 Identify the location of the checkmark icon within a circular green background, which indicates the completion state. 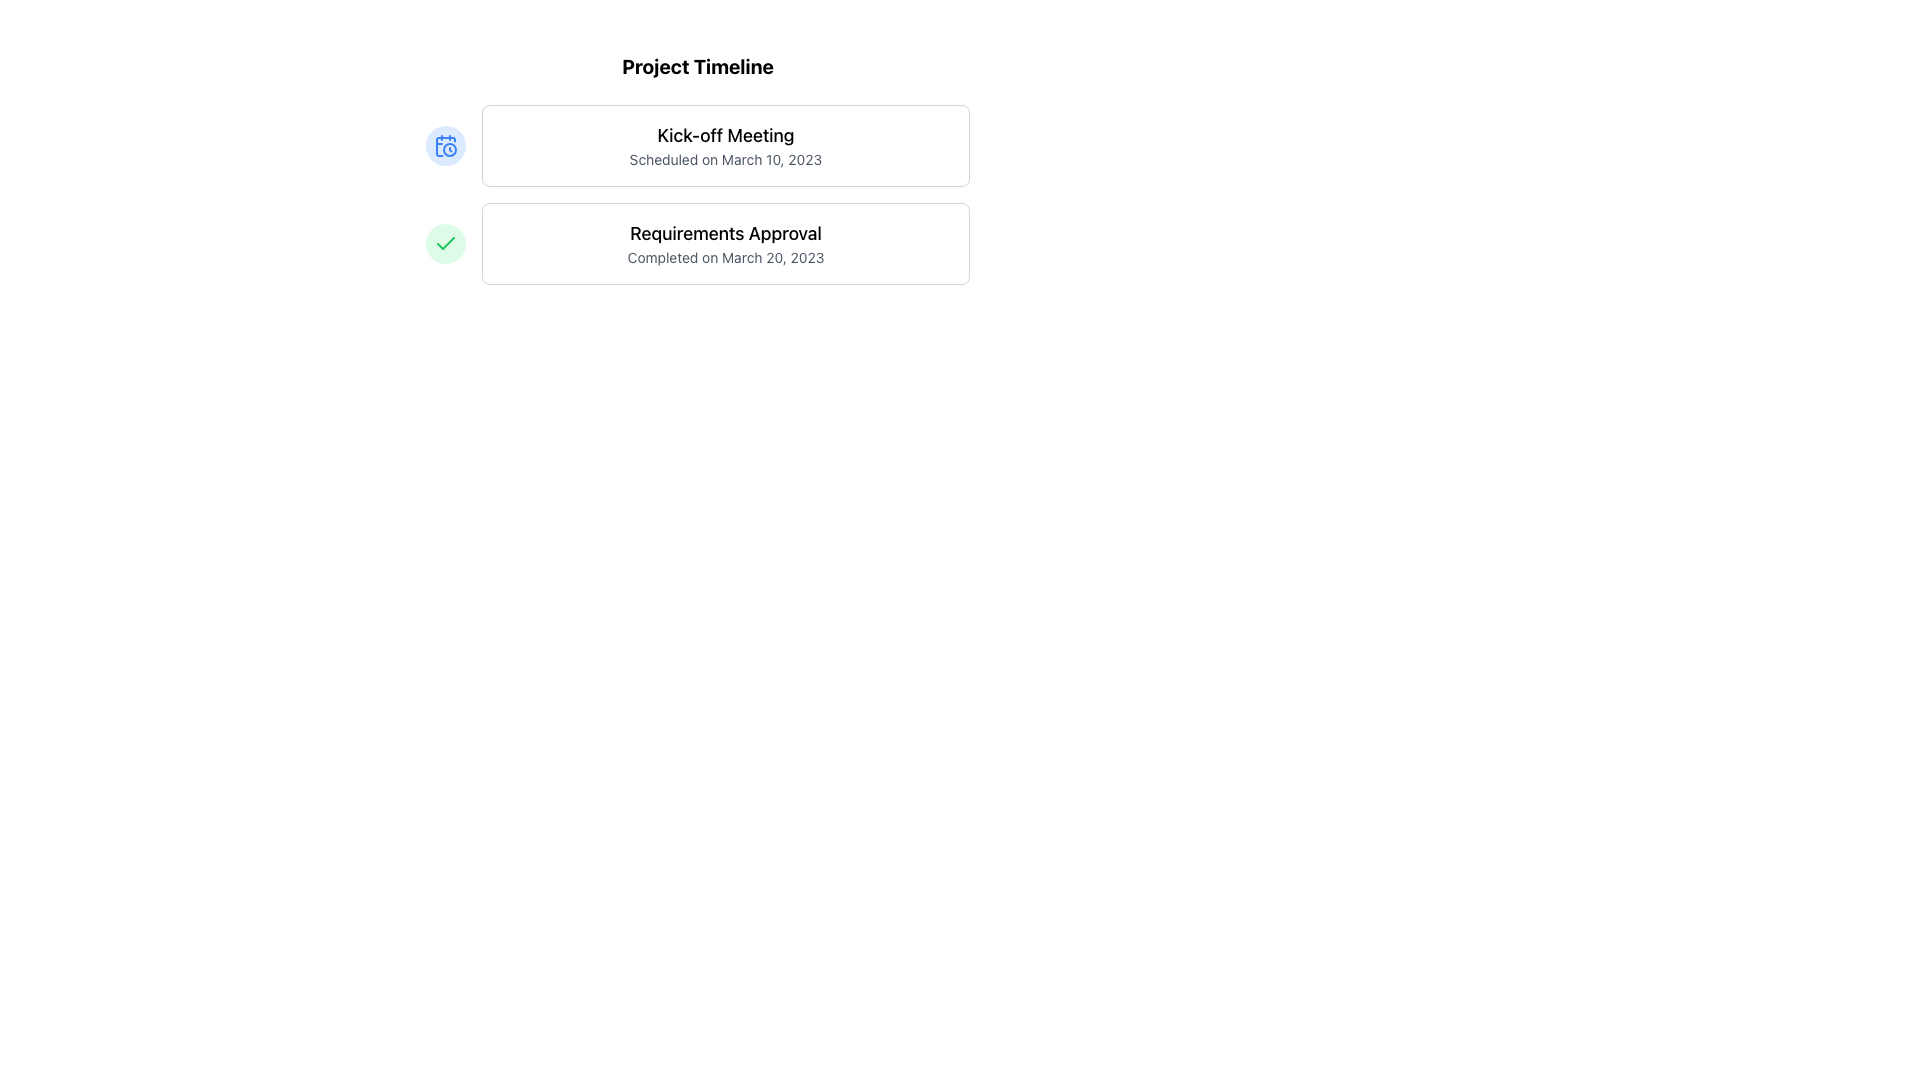
(445, 242).